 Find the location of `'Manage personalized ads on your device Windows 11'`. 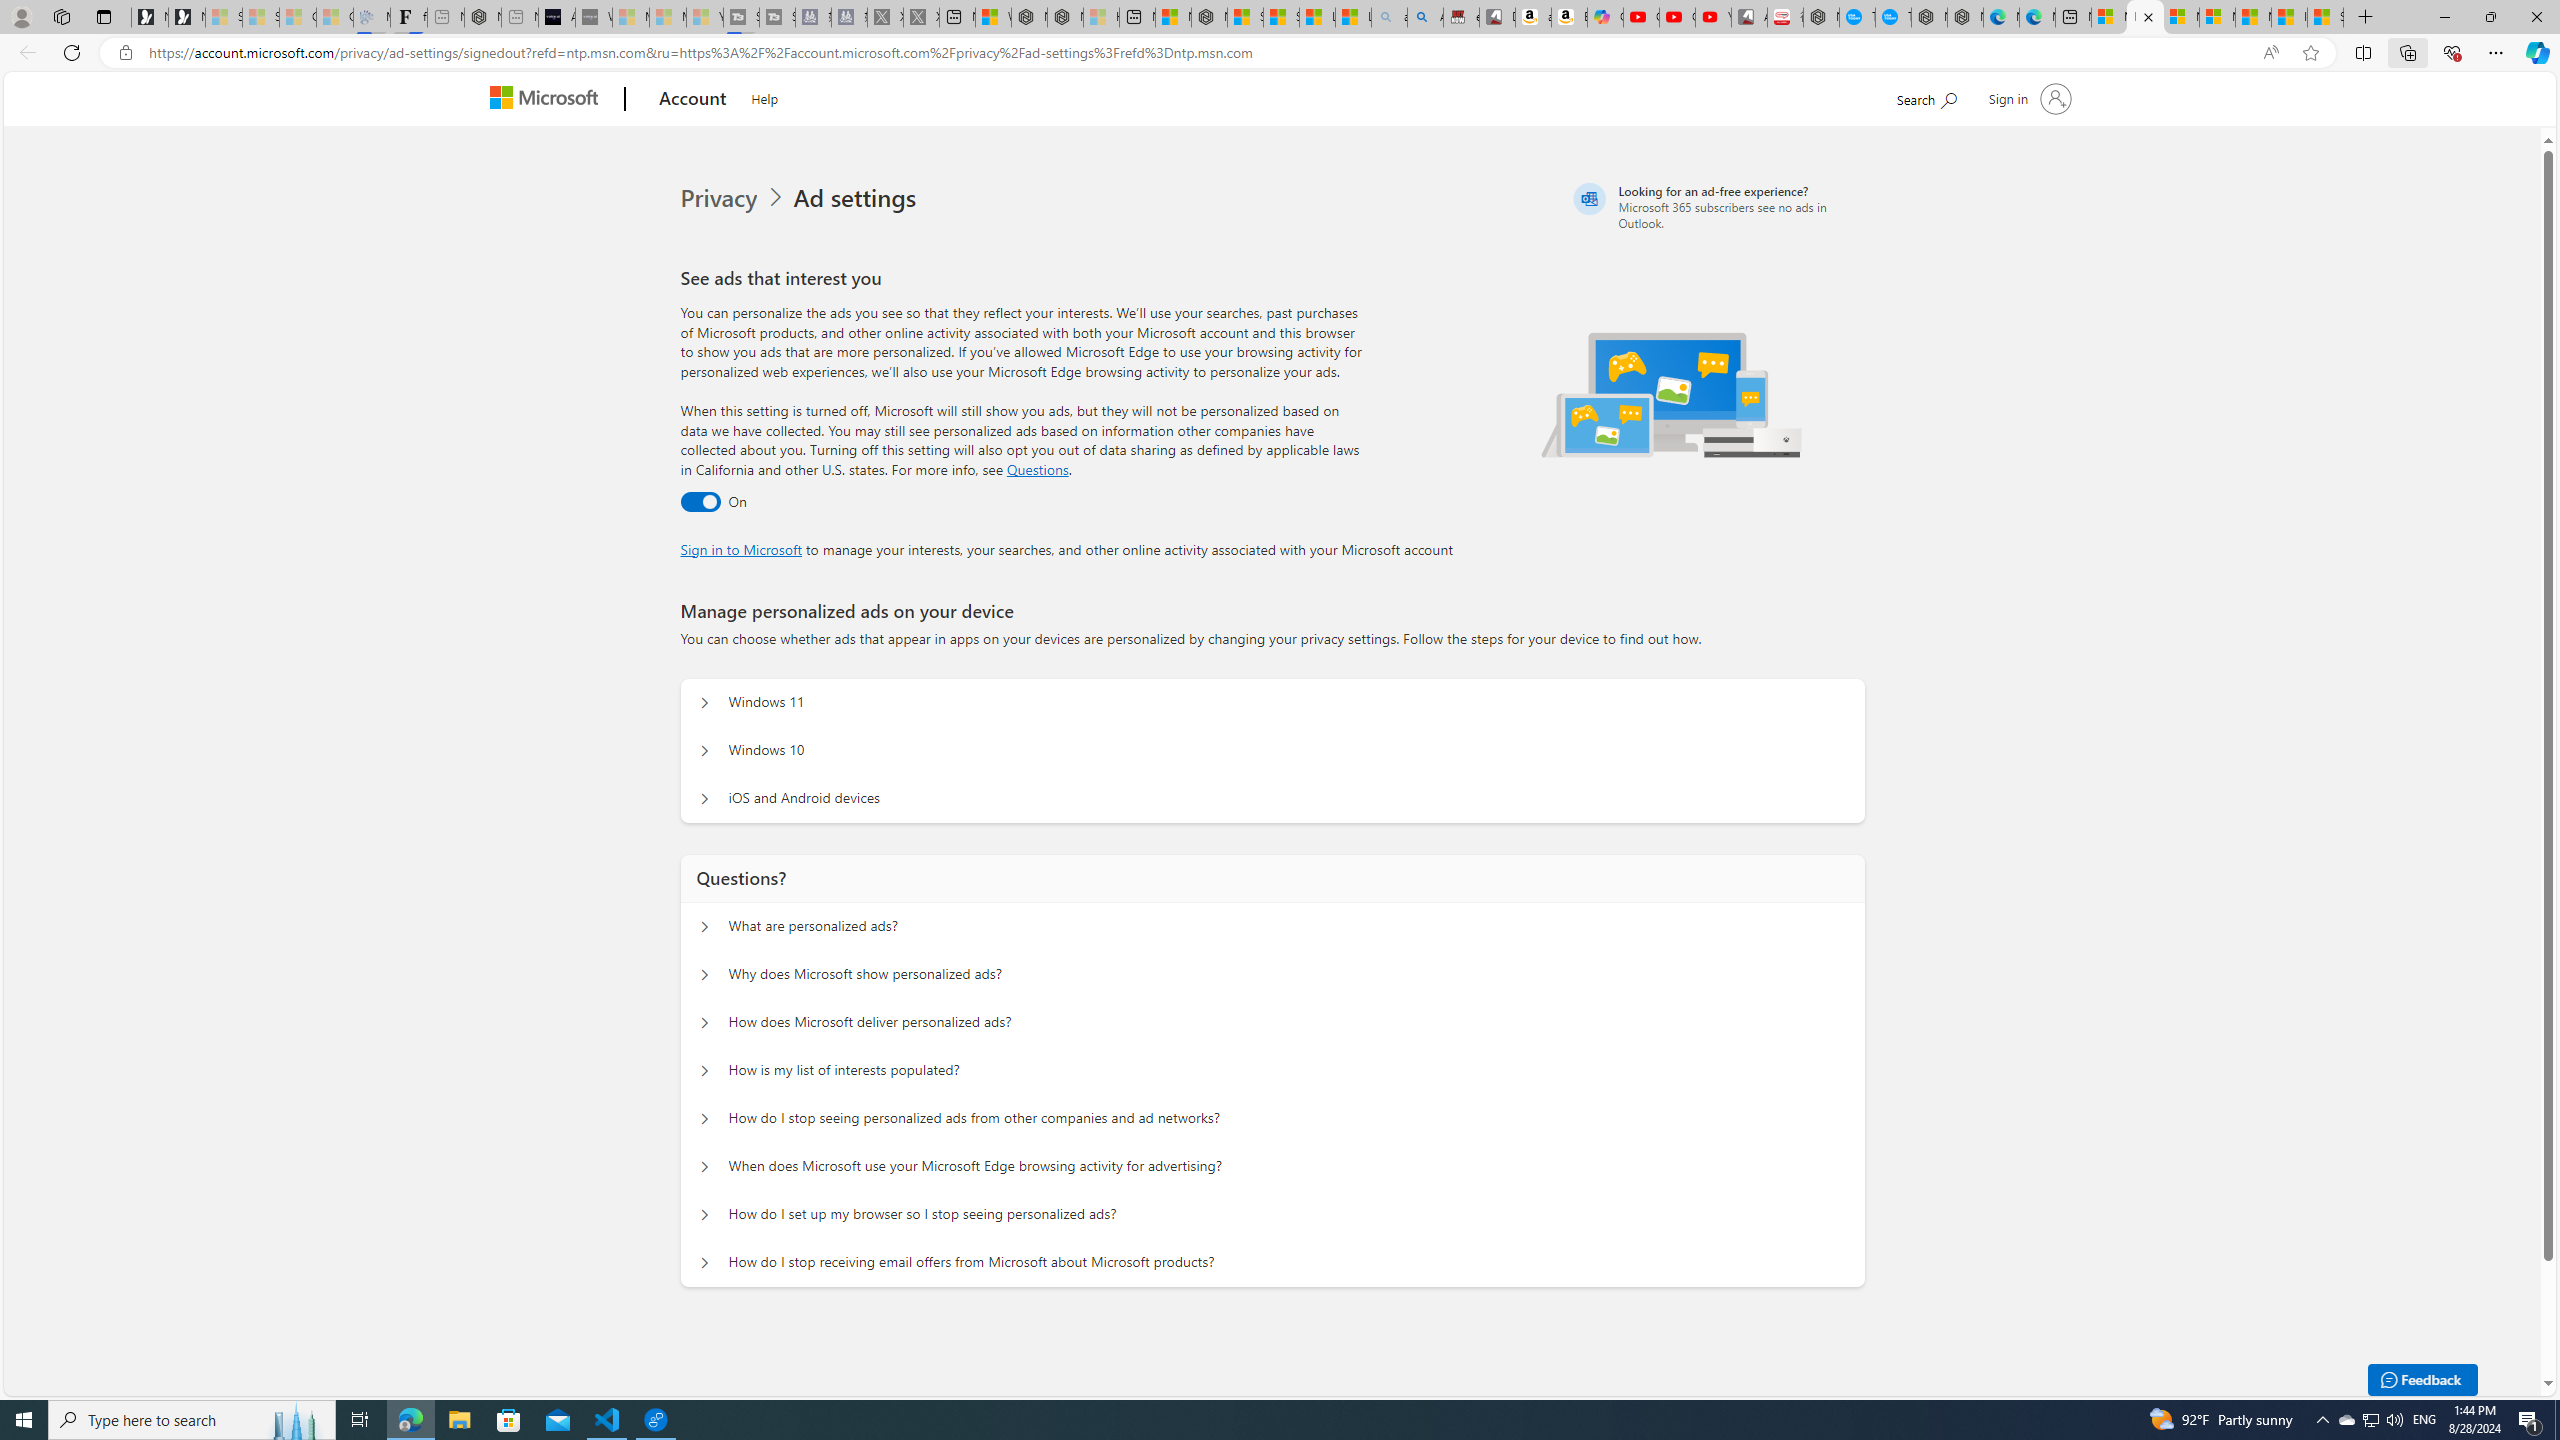

'Manage personalized ads on your device Windows 11' is located at coordinates (705, 702).